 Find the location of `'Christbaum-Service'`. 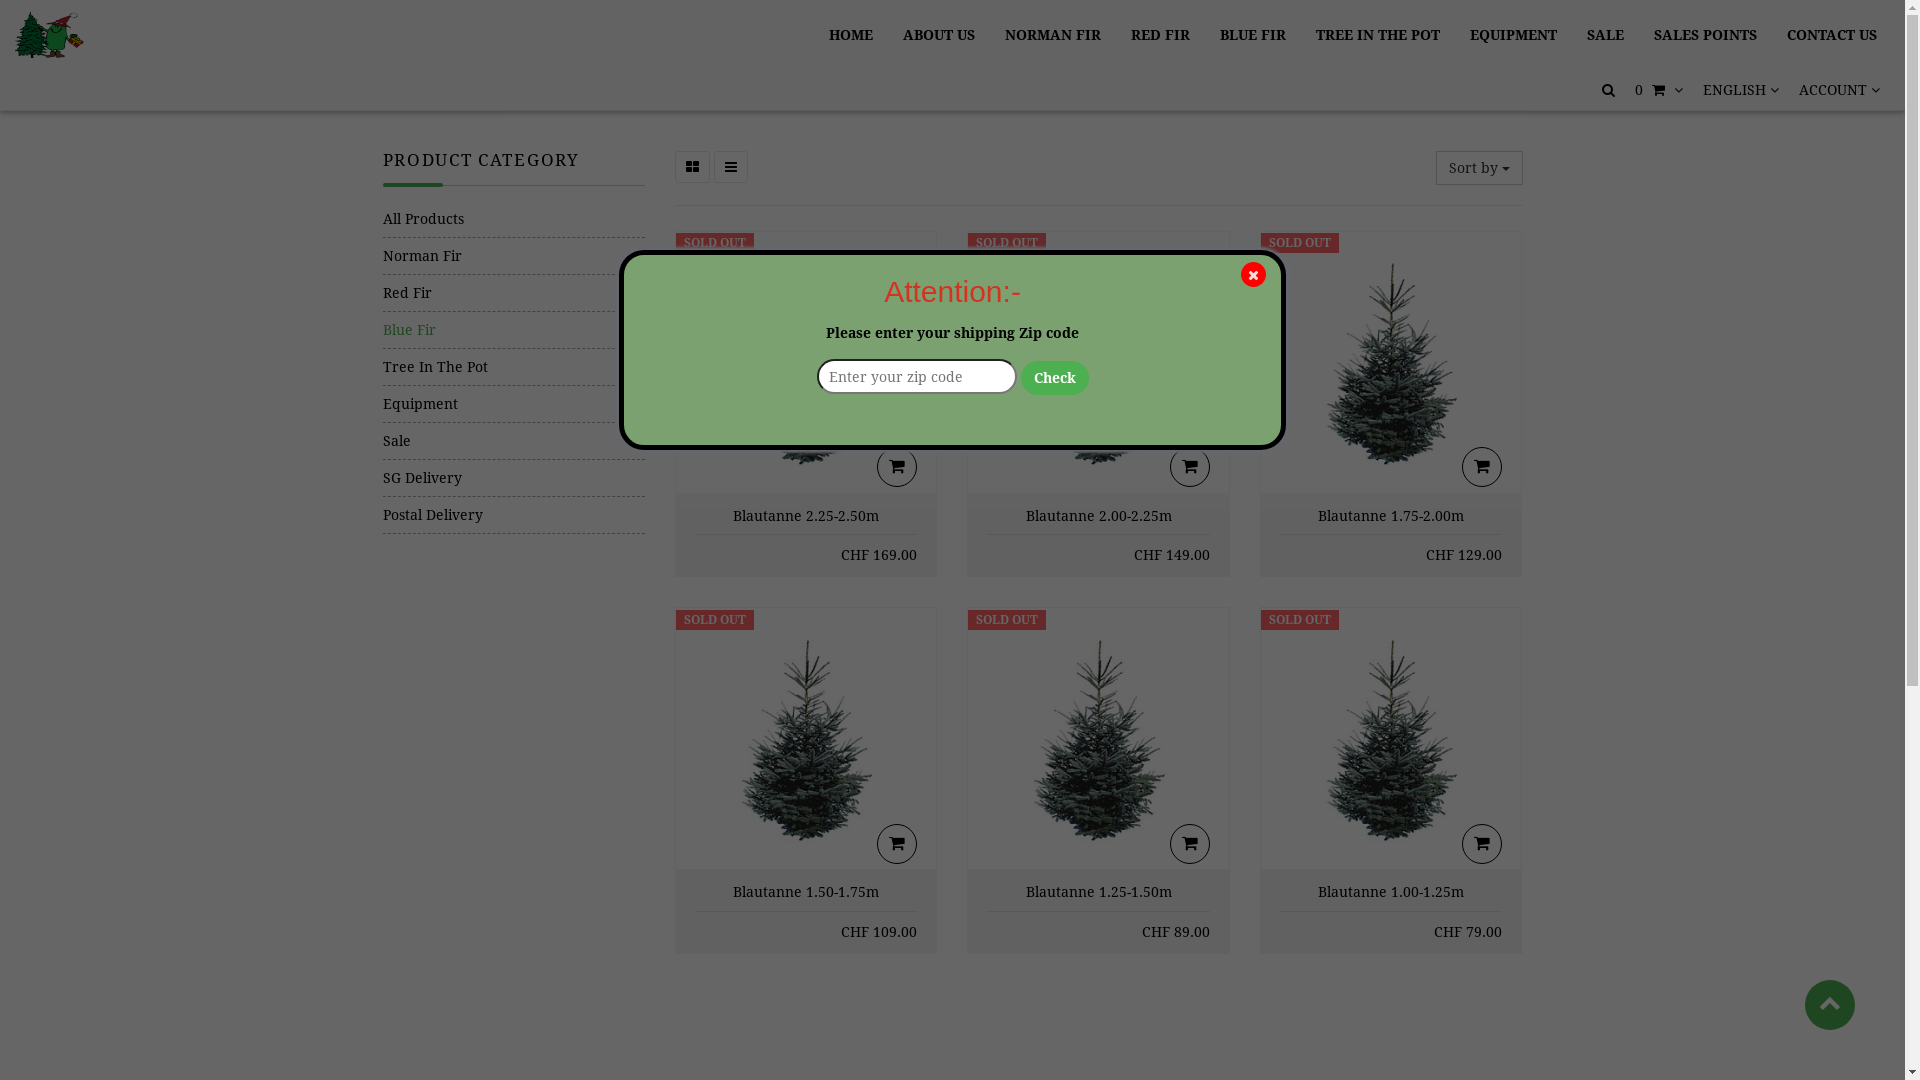

'Christbaum-Service' is located at coordinates (49, 34).